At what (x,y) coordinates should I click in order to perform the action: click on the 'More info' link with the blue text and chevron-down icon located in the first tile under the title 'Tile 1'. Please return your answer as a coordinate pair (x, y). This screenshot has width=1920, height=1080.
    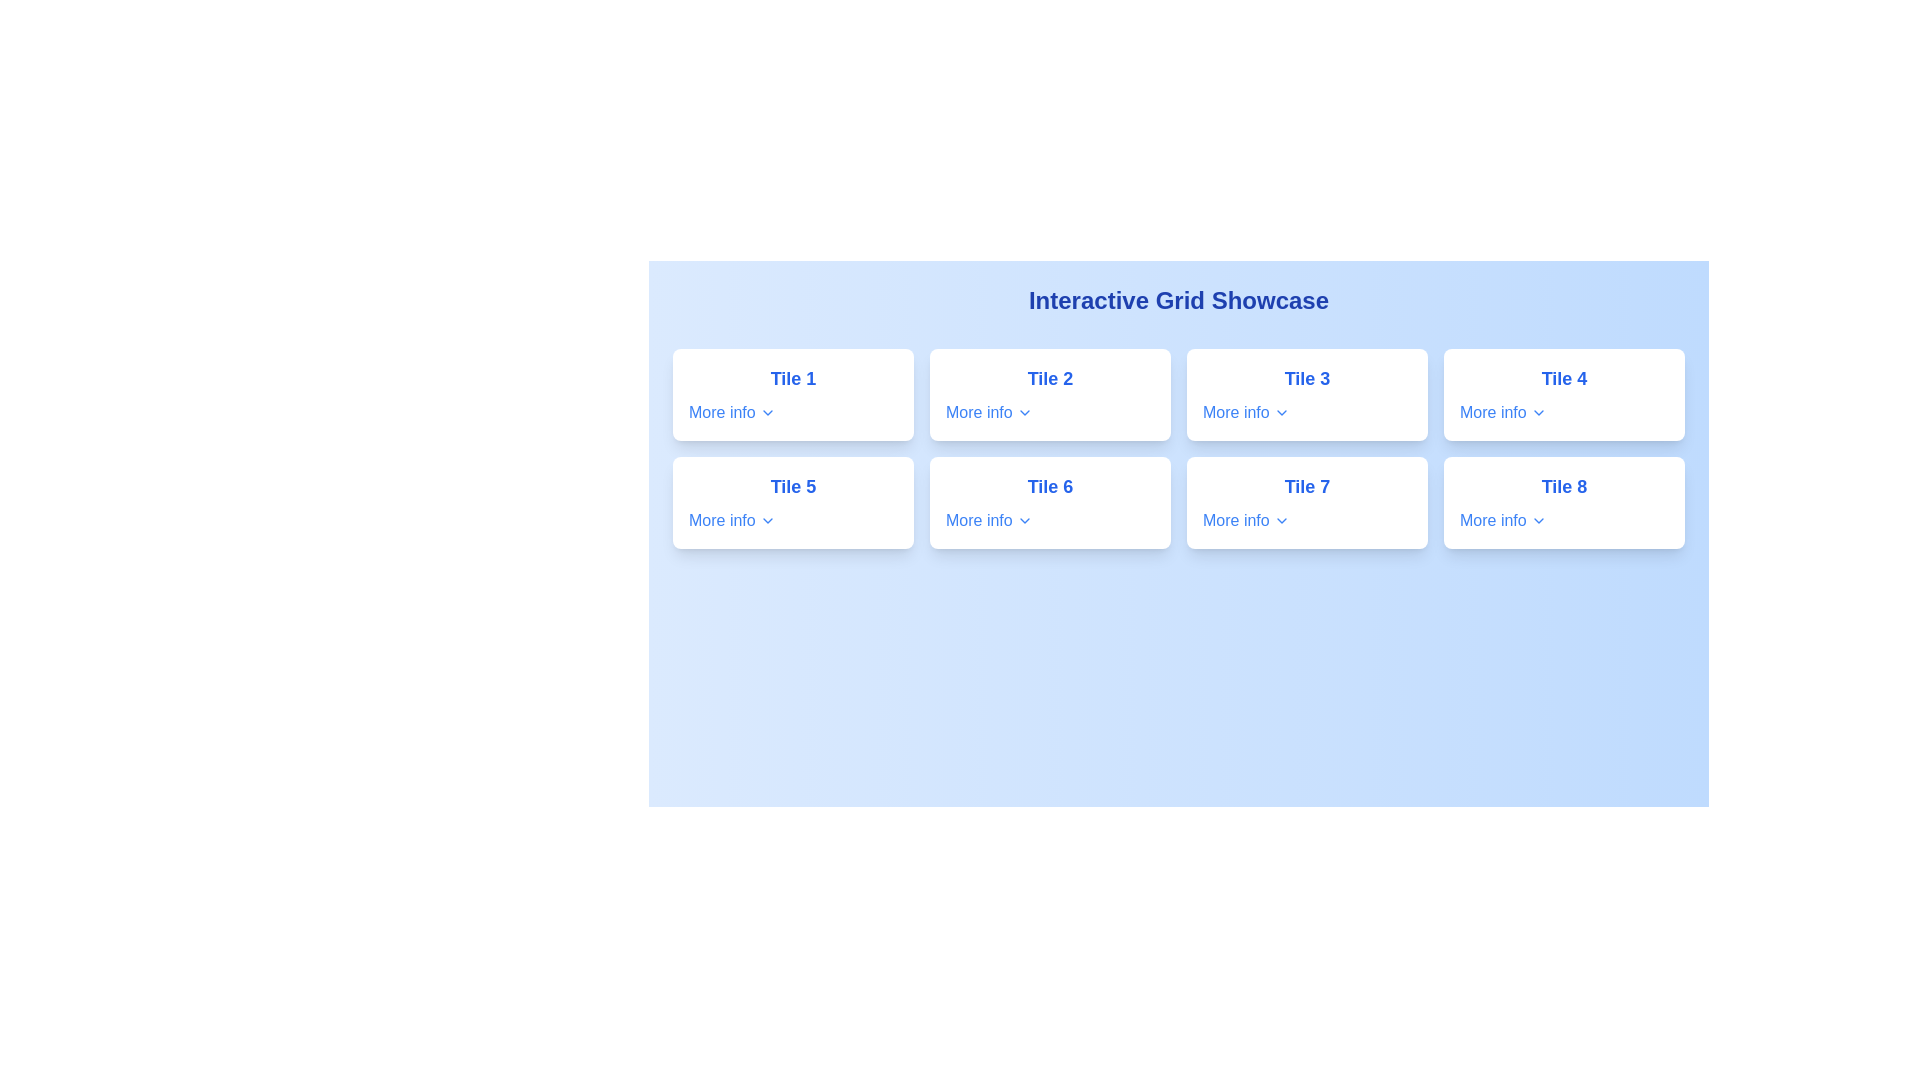
    Looking at the image, I should click on (731, 411).